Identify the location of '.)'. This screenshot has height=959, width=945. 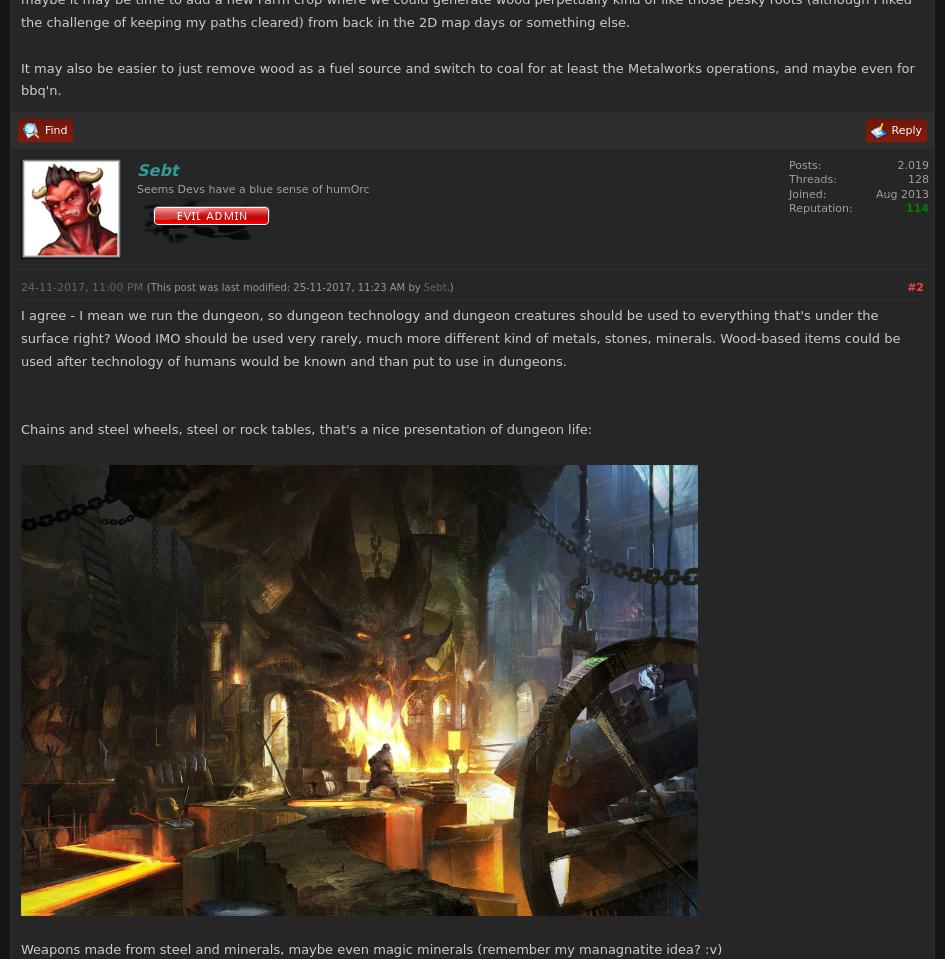
(446, 286).